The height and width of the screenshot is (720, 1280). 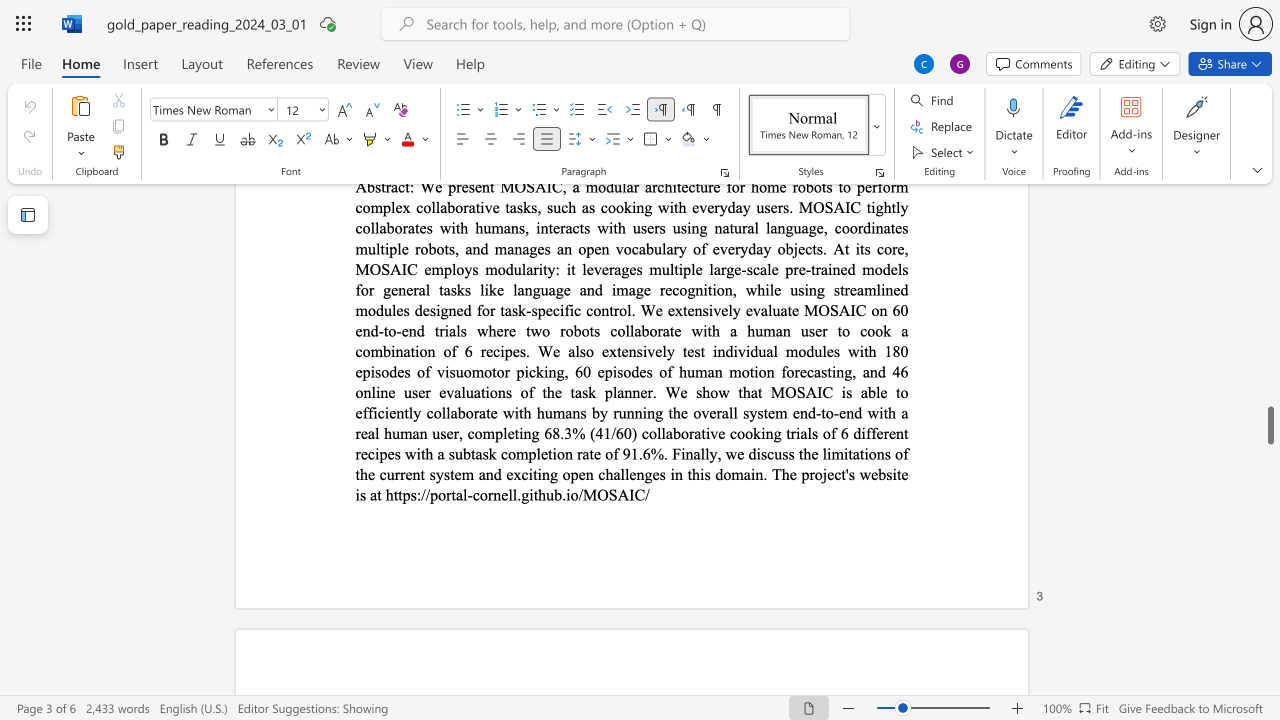 What do you see at coordinates (1269, 348) in the screenshot?
I see `the scrollbar to slide the page up` at bounding box center [1269, 348].